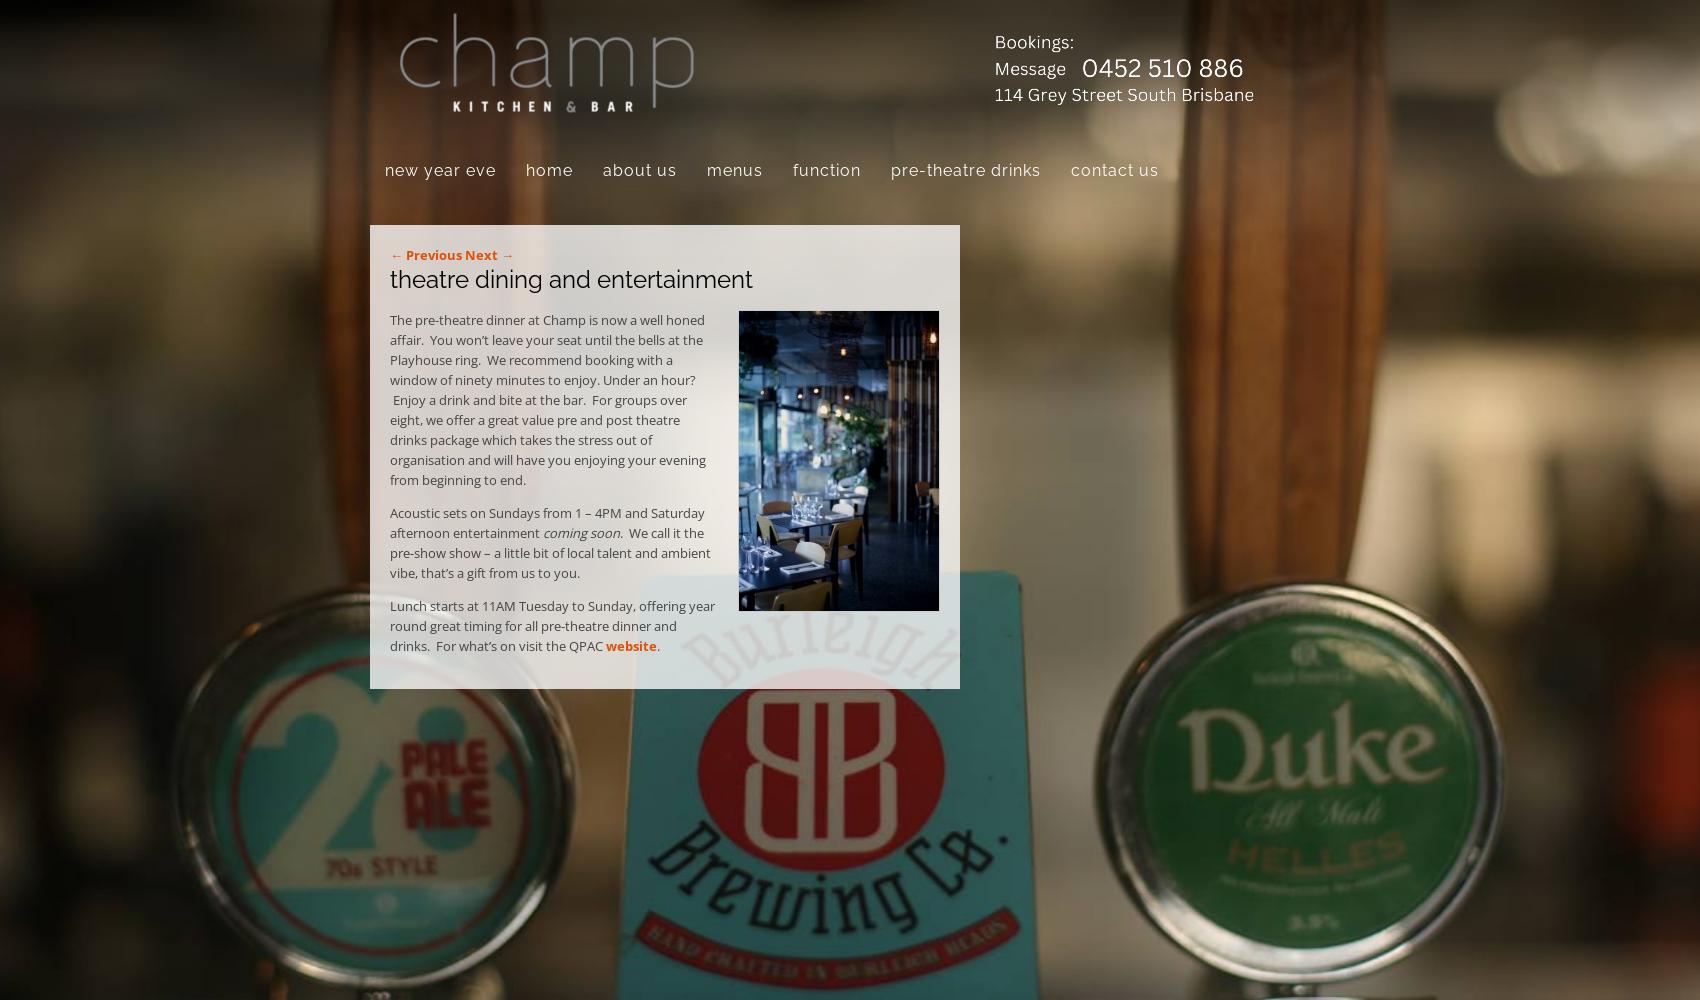 The height and width of the screenshot is (1000, 1700). Describe the element at coordinates (546, 523) in the screenshot. I see `'Acoustic sets on Sundays from 1 – 4PM and Saturday afternoon entertainment'` at that location.